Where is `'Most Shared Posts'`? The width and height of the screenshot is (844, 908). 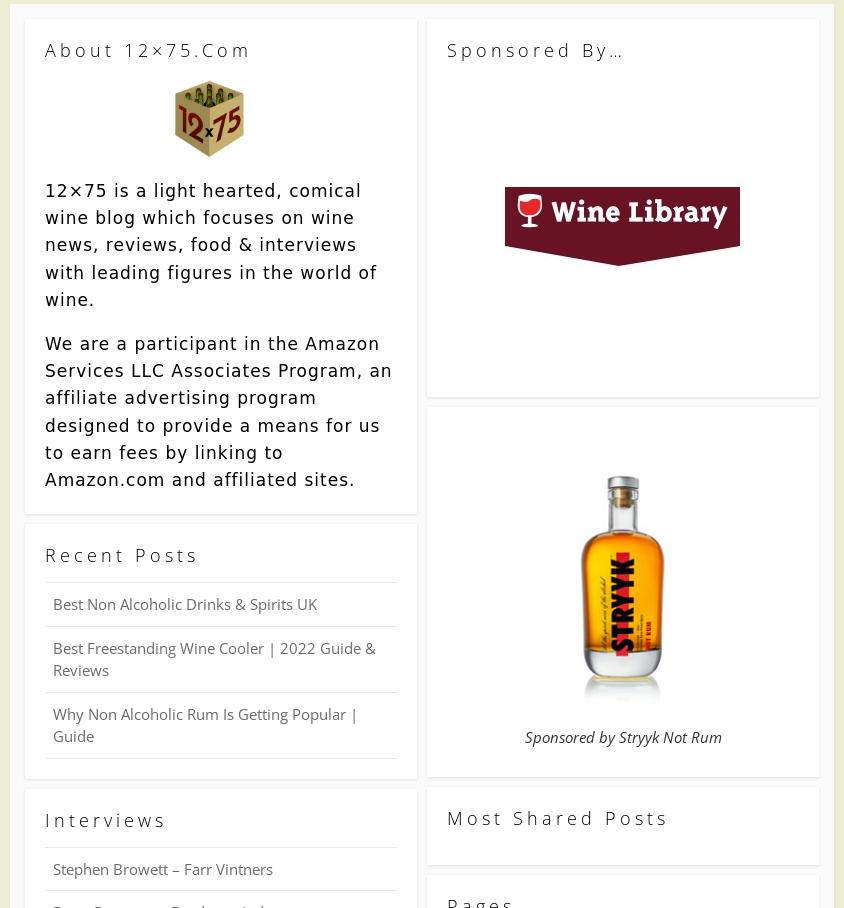
'Most Shared Posts' is located at coordinates (557, 817).